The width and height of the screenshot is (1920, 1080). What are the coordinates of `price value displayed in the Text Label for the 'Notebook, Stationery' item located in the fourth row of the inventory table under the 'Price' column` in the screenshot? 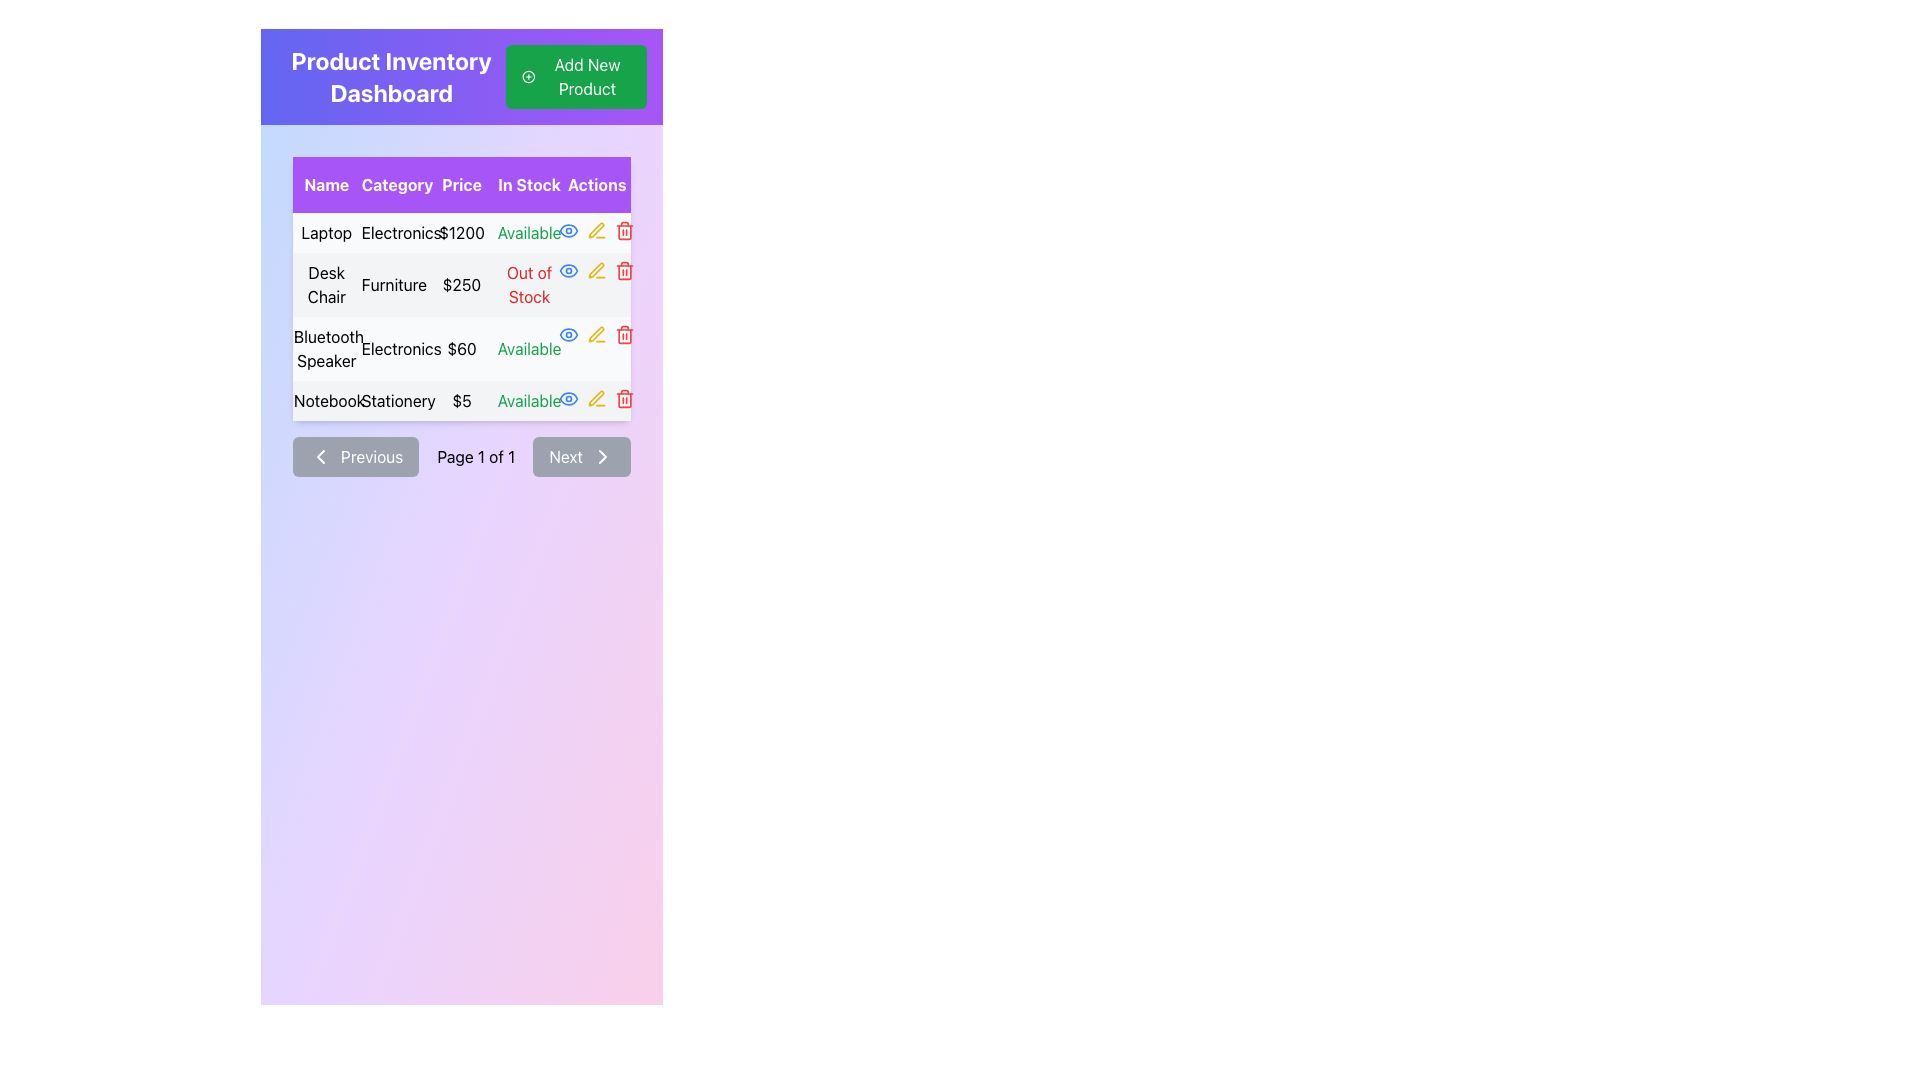 It's located at (460, 401).